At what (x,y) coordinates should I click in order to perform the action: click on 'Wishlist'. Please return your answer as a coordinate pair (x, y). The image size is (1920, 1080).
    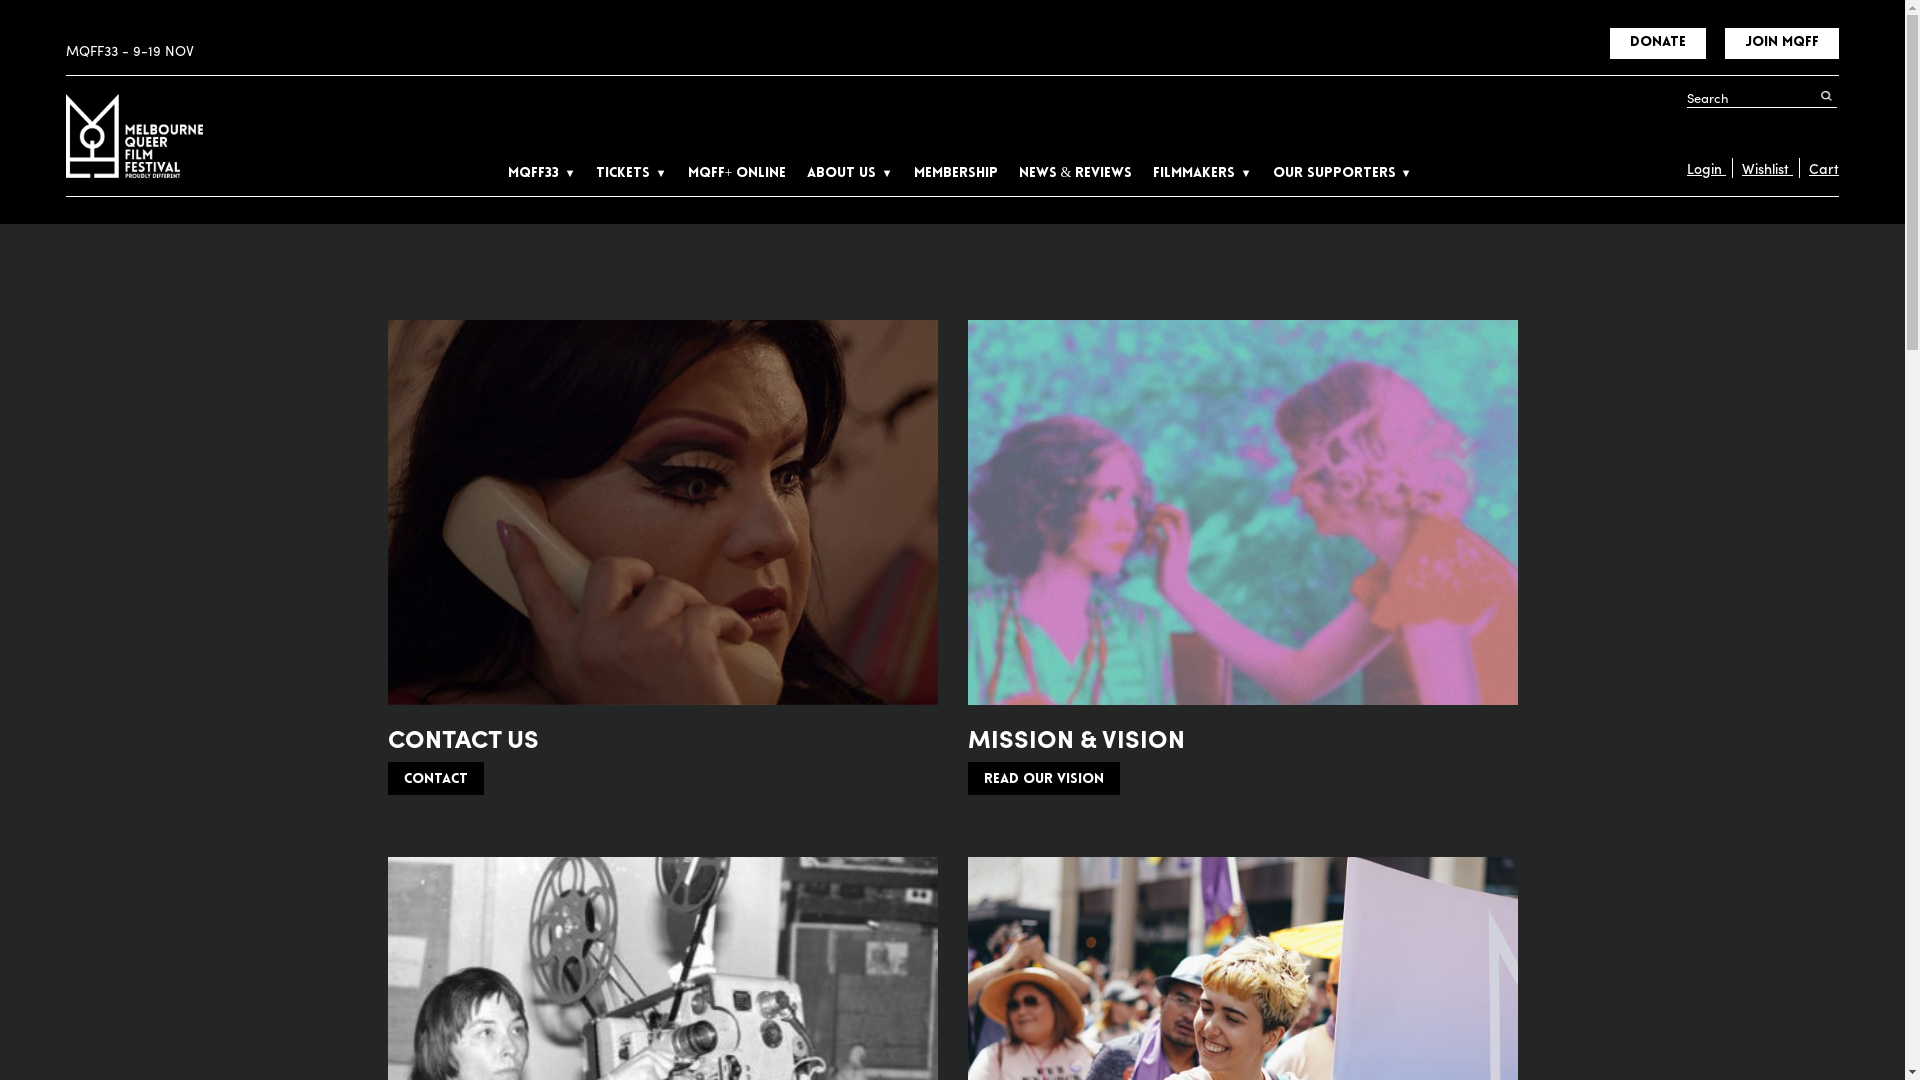
    Looking at the image, I should click on (1731, 167).